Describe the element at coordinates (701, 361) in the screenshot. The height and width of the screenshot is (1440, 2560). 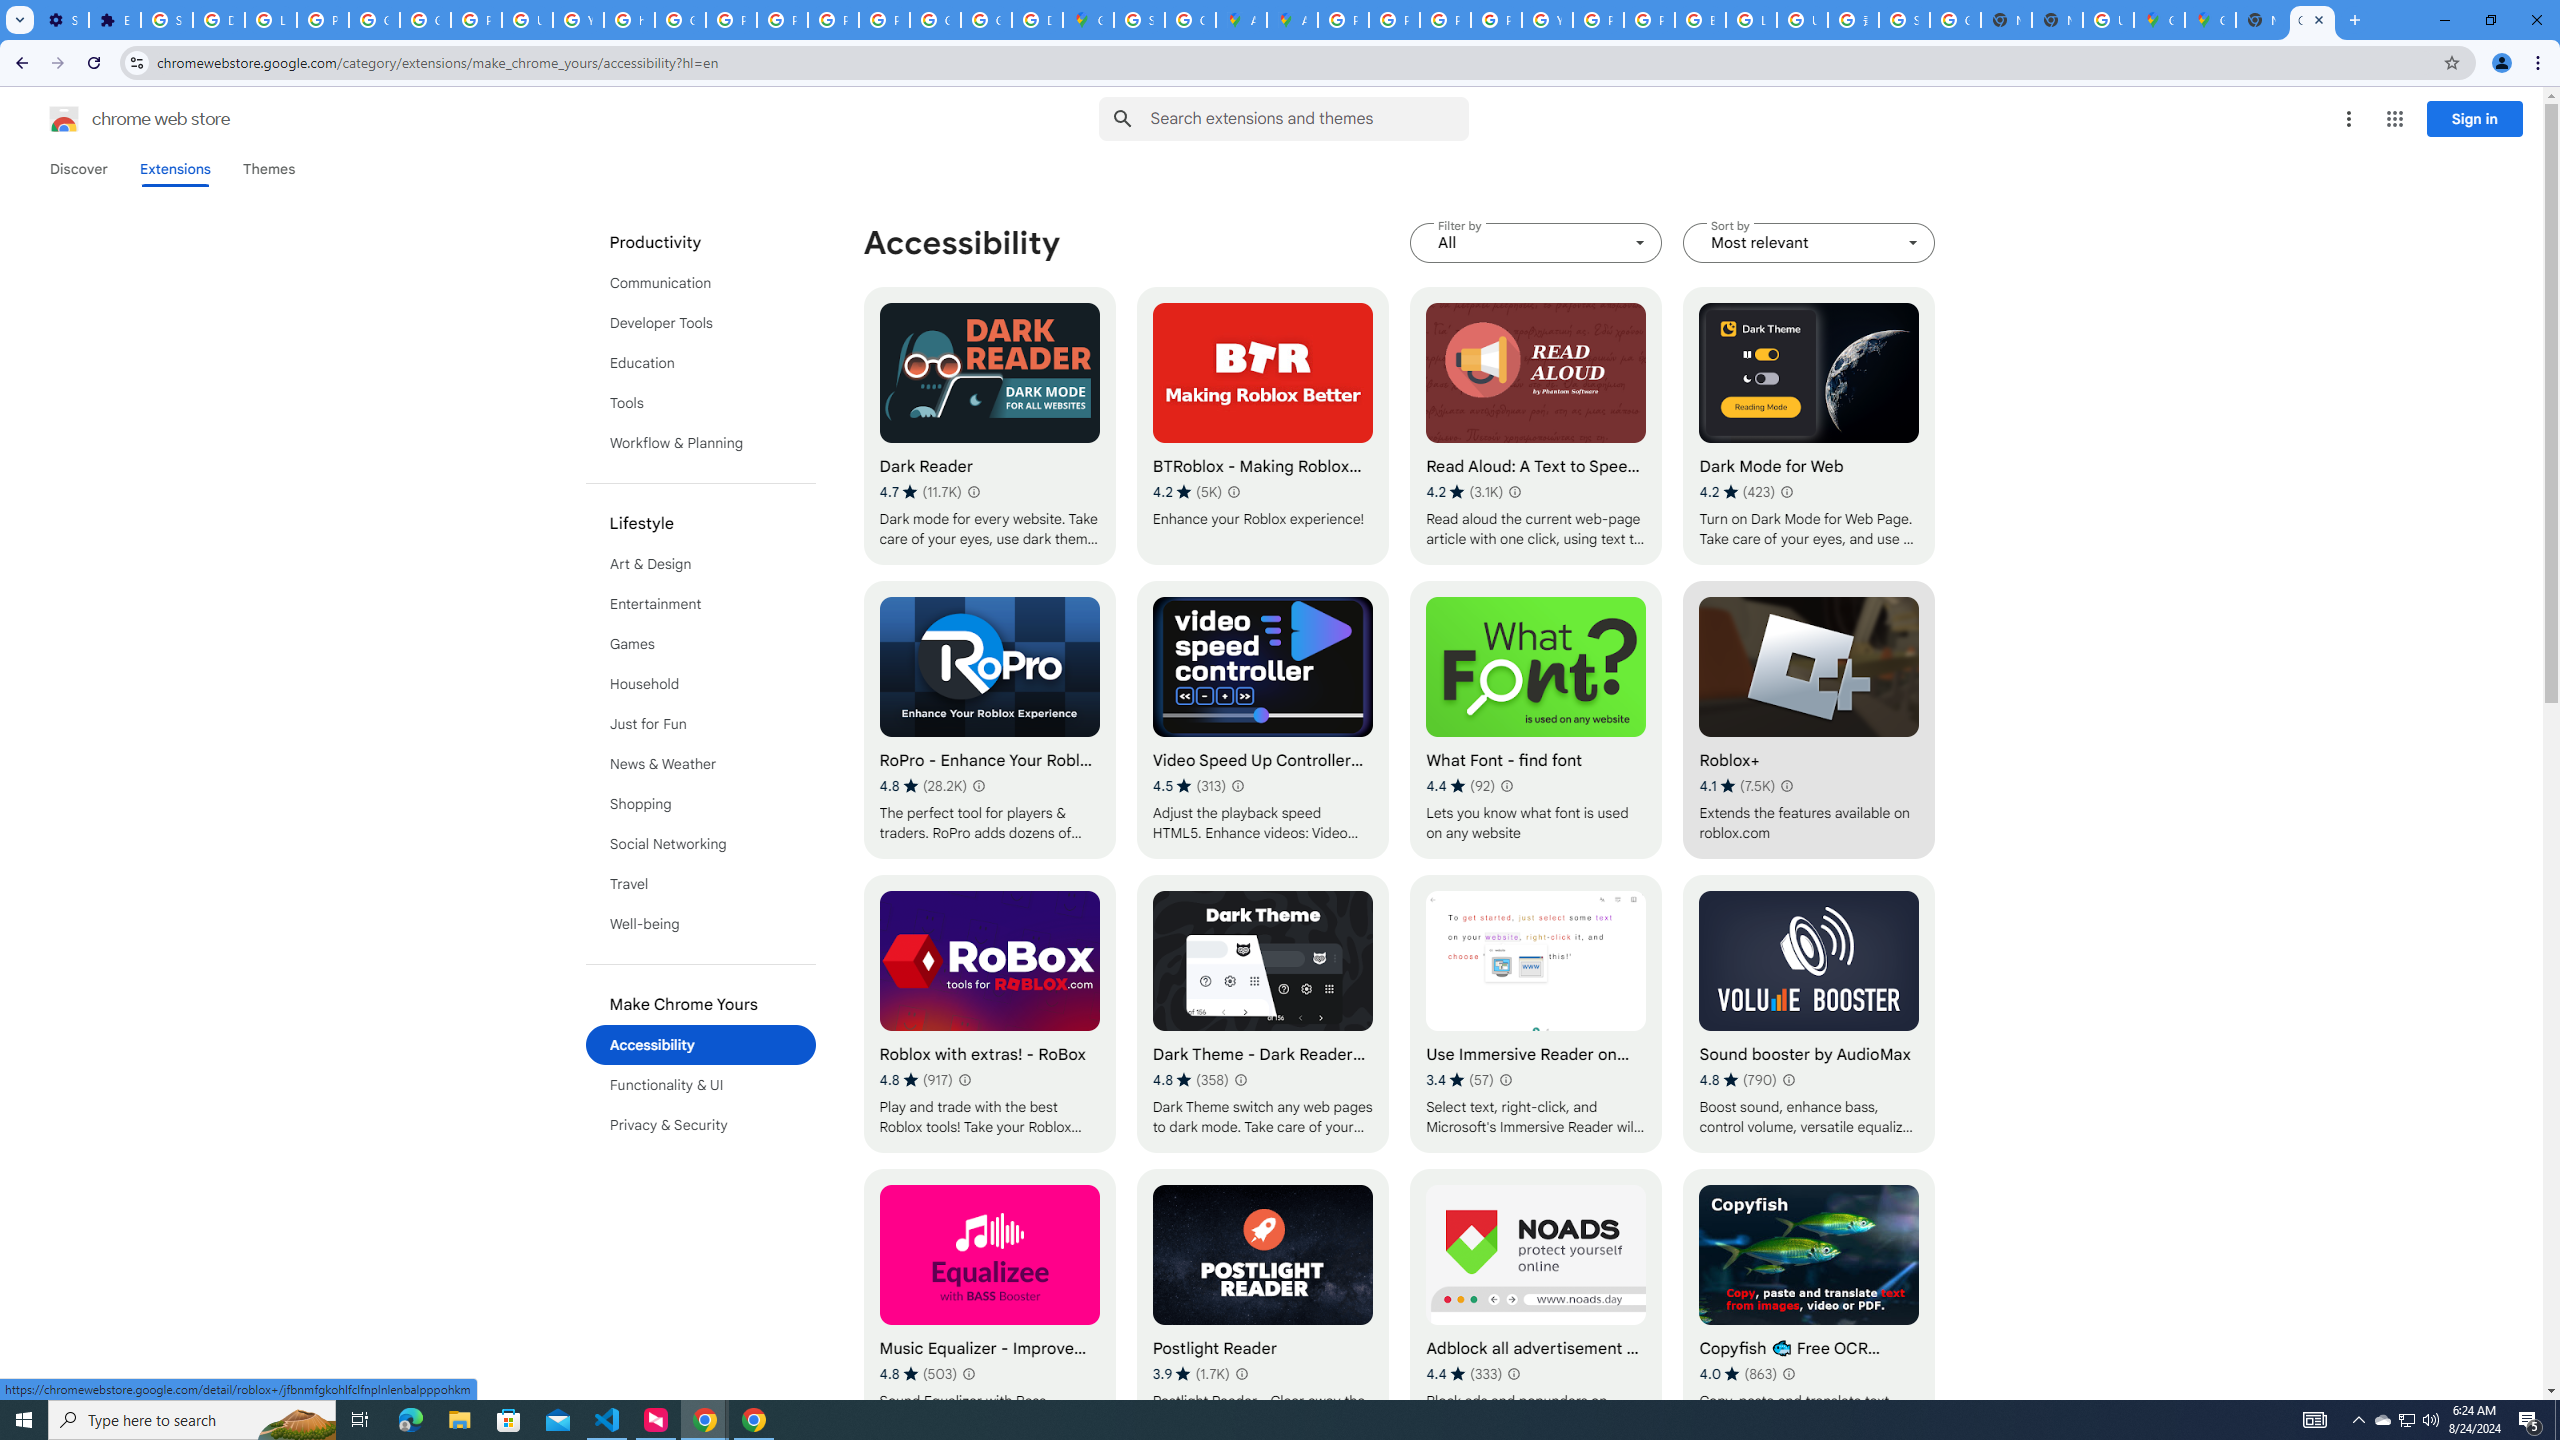
I see `'Education'` at that location.